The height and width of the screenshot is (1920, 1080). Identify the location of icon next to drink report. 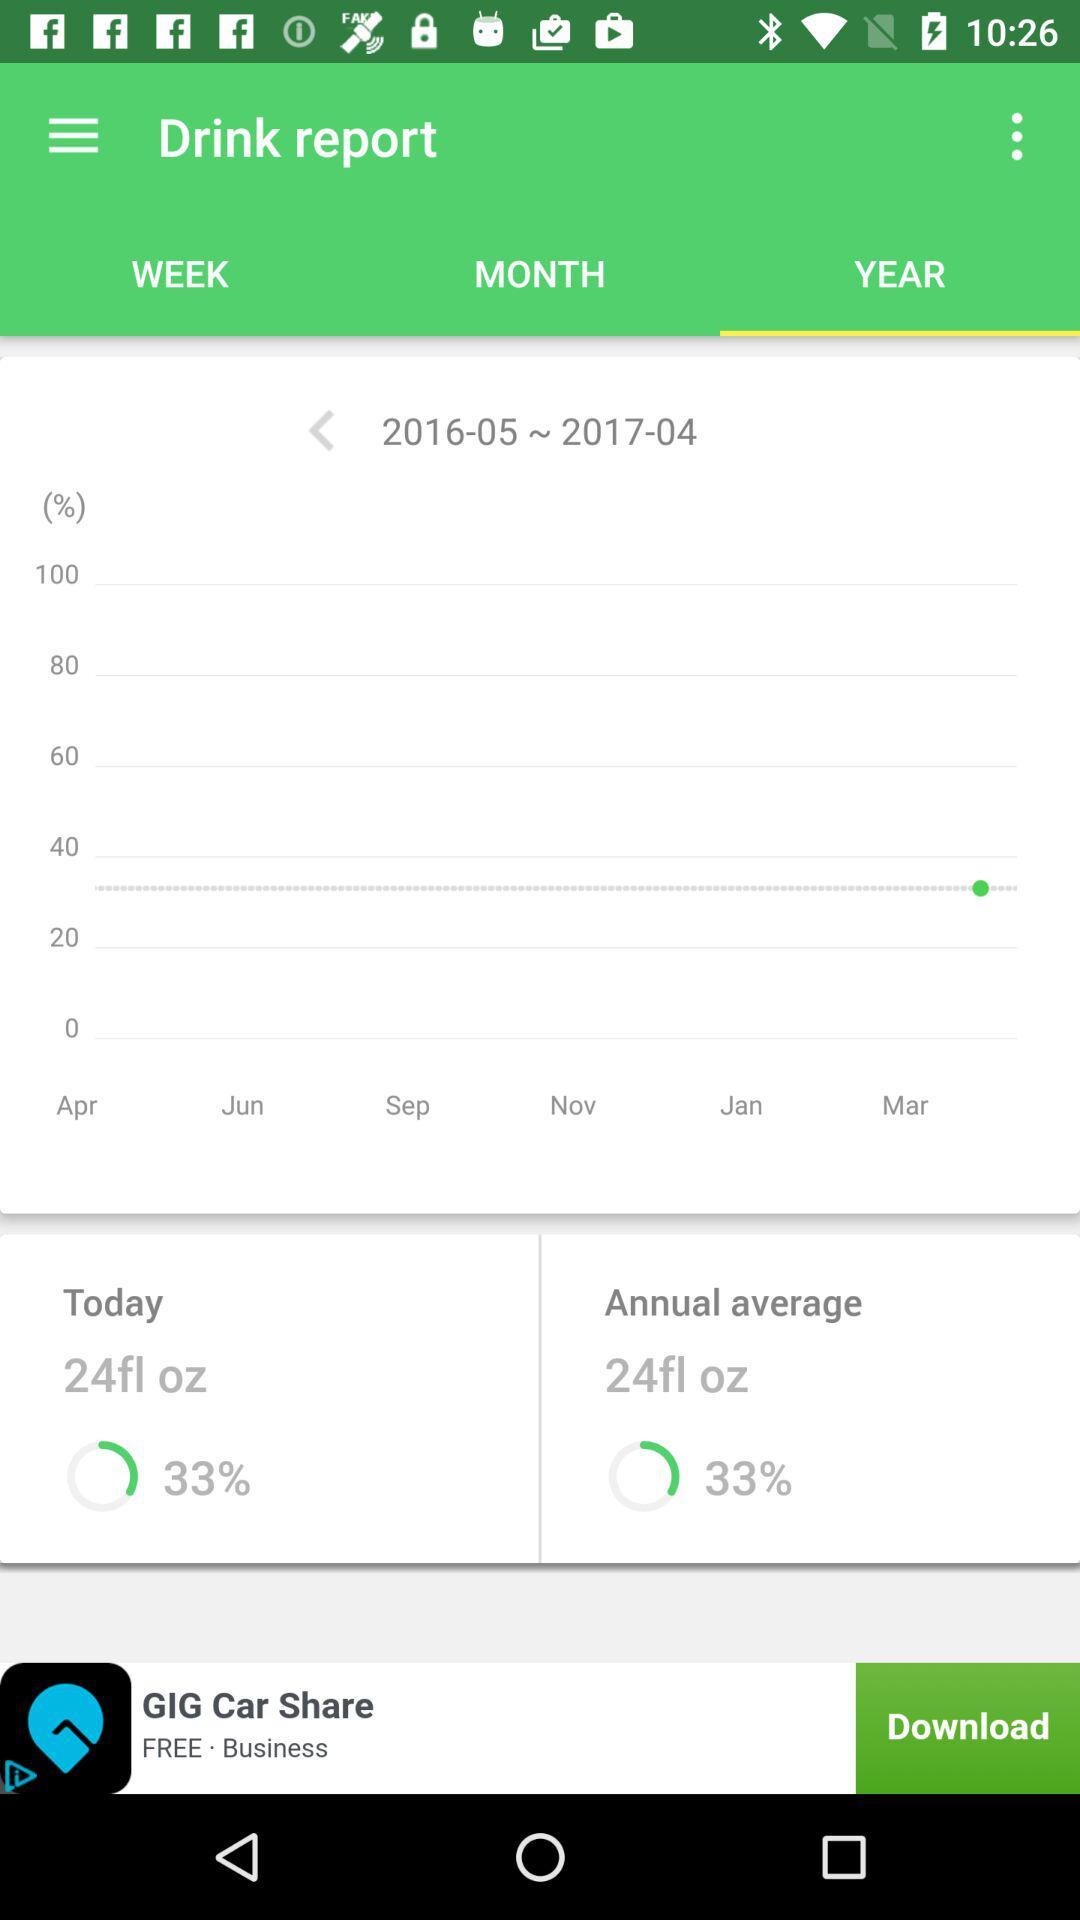
(1017, 135).